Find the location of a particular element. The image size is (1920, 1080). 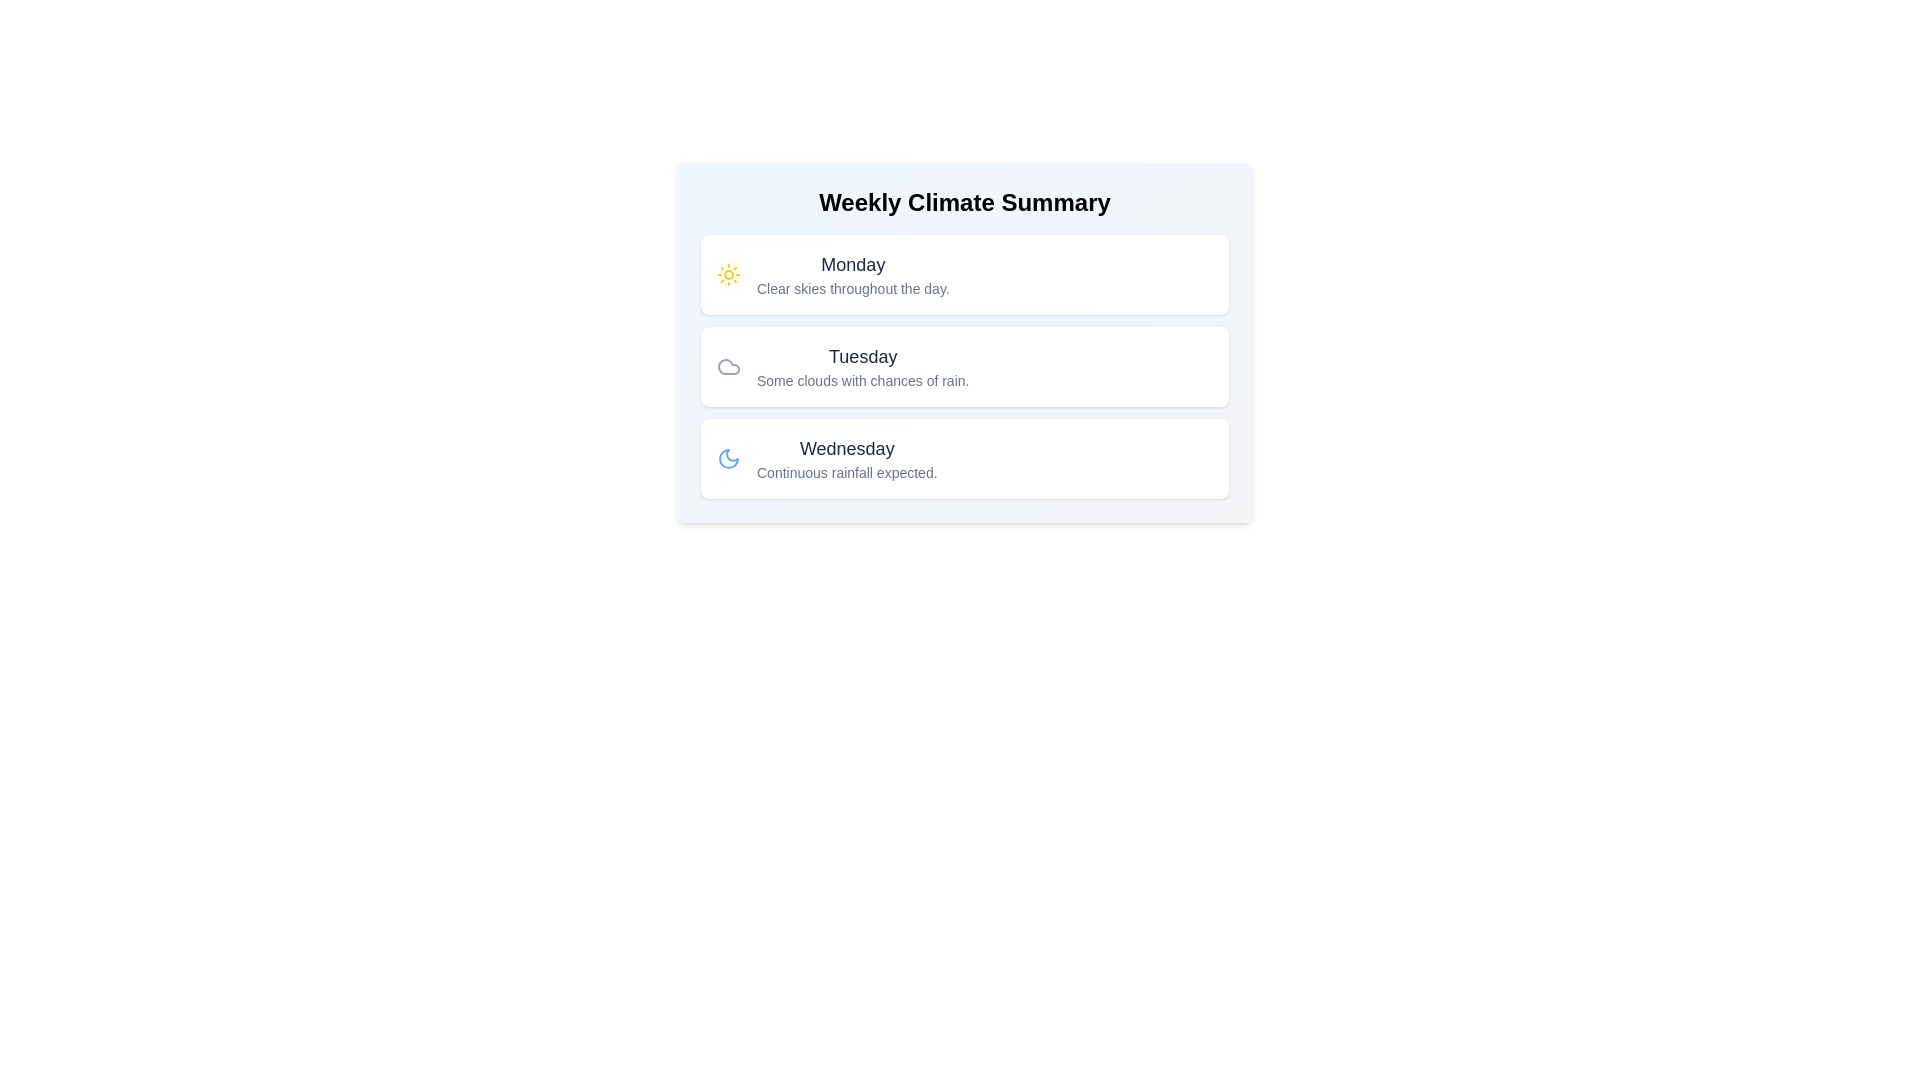

the weather condition icon for Tuesday is located at coordinates (728, 366).